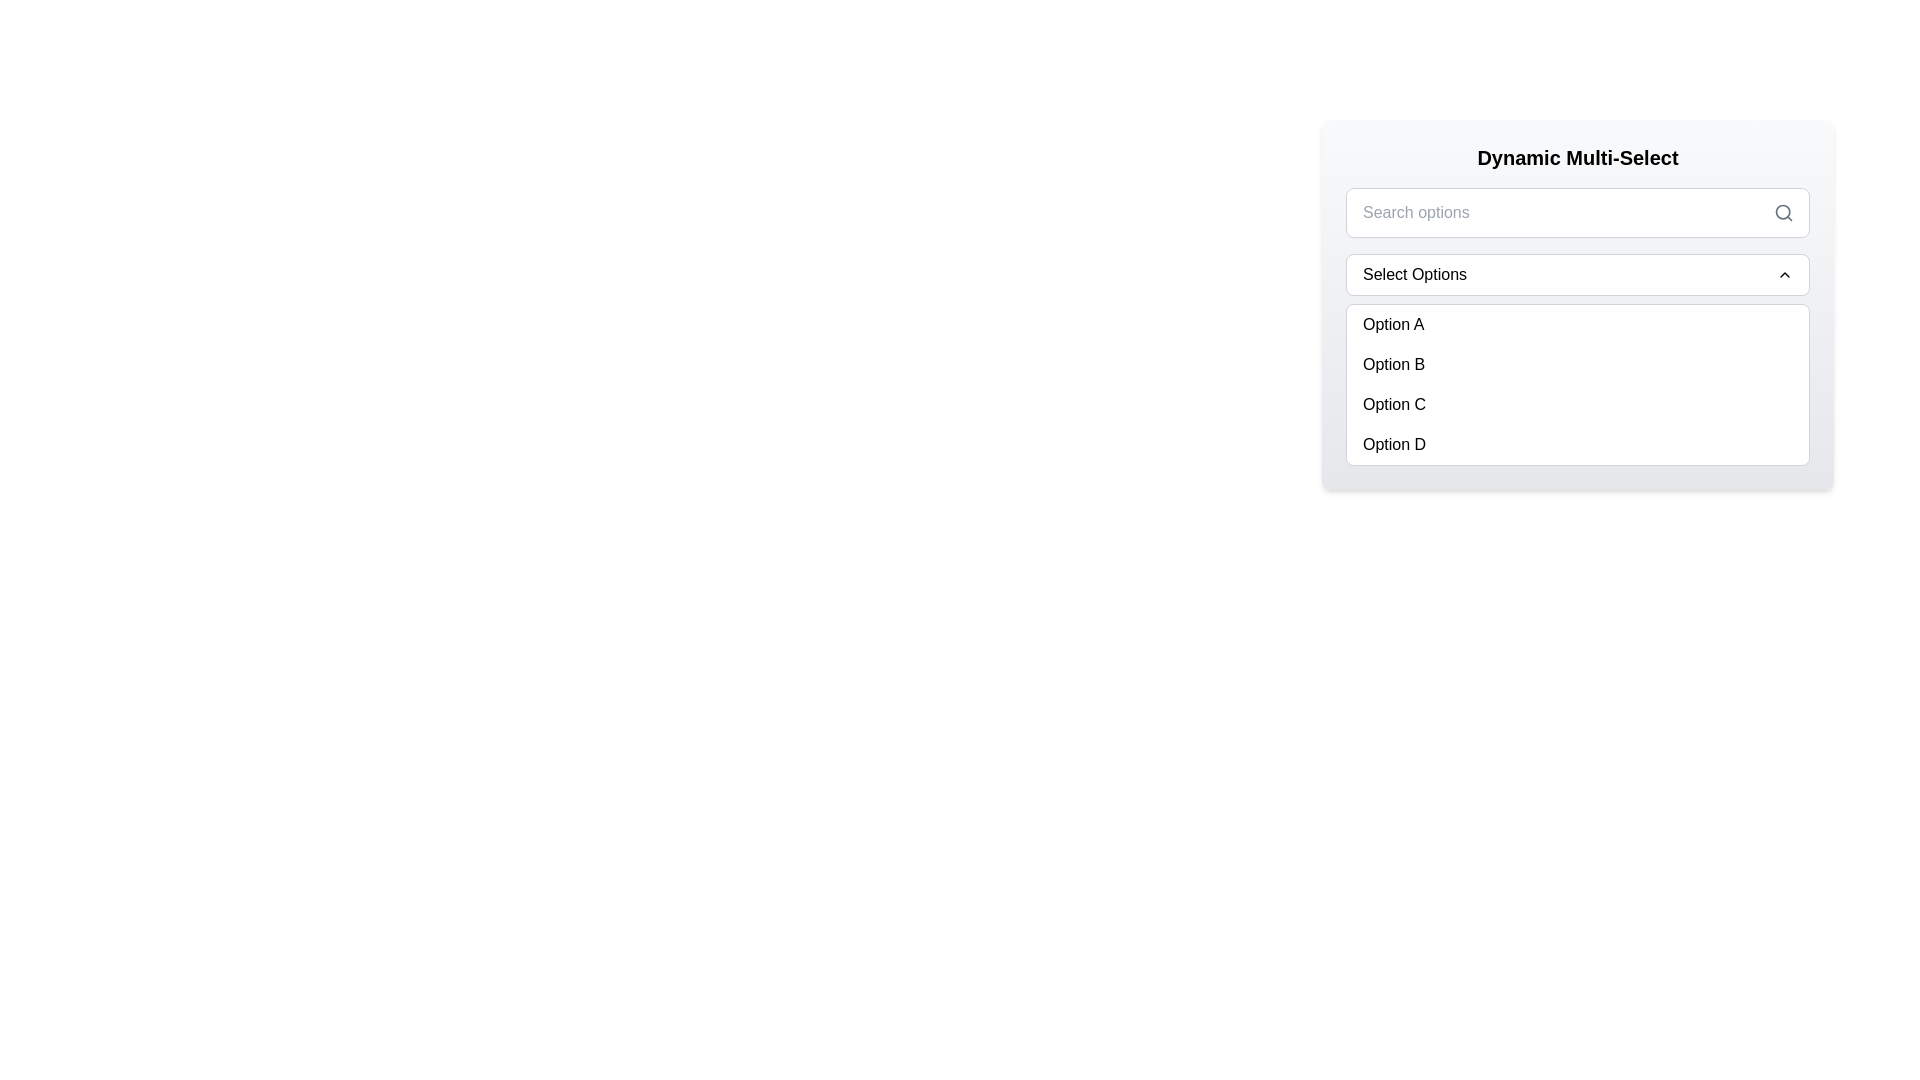  Describe the element at coordinates (1784, 212) in the screenshot. I see `the magnifying glass icon located at the right edge of the search bar` at that location.